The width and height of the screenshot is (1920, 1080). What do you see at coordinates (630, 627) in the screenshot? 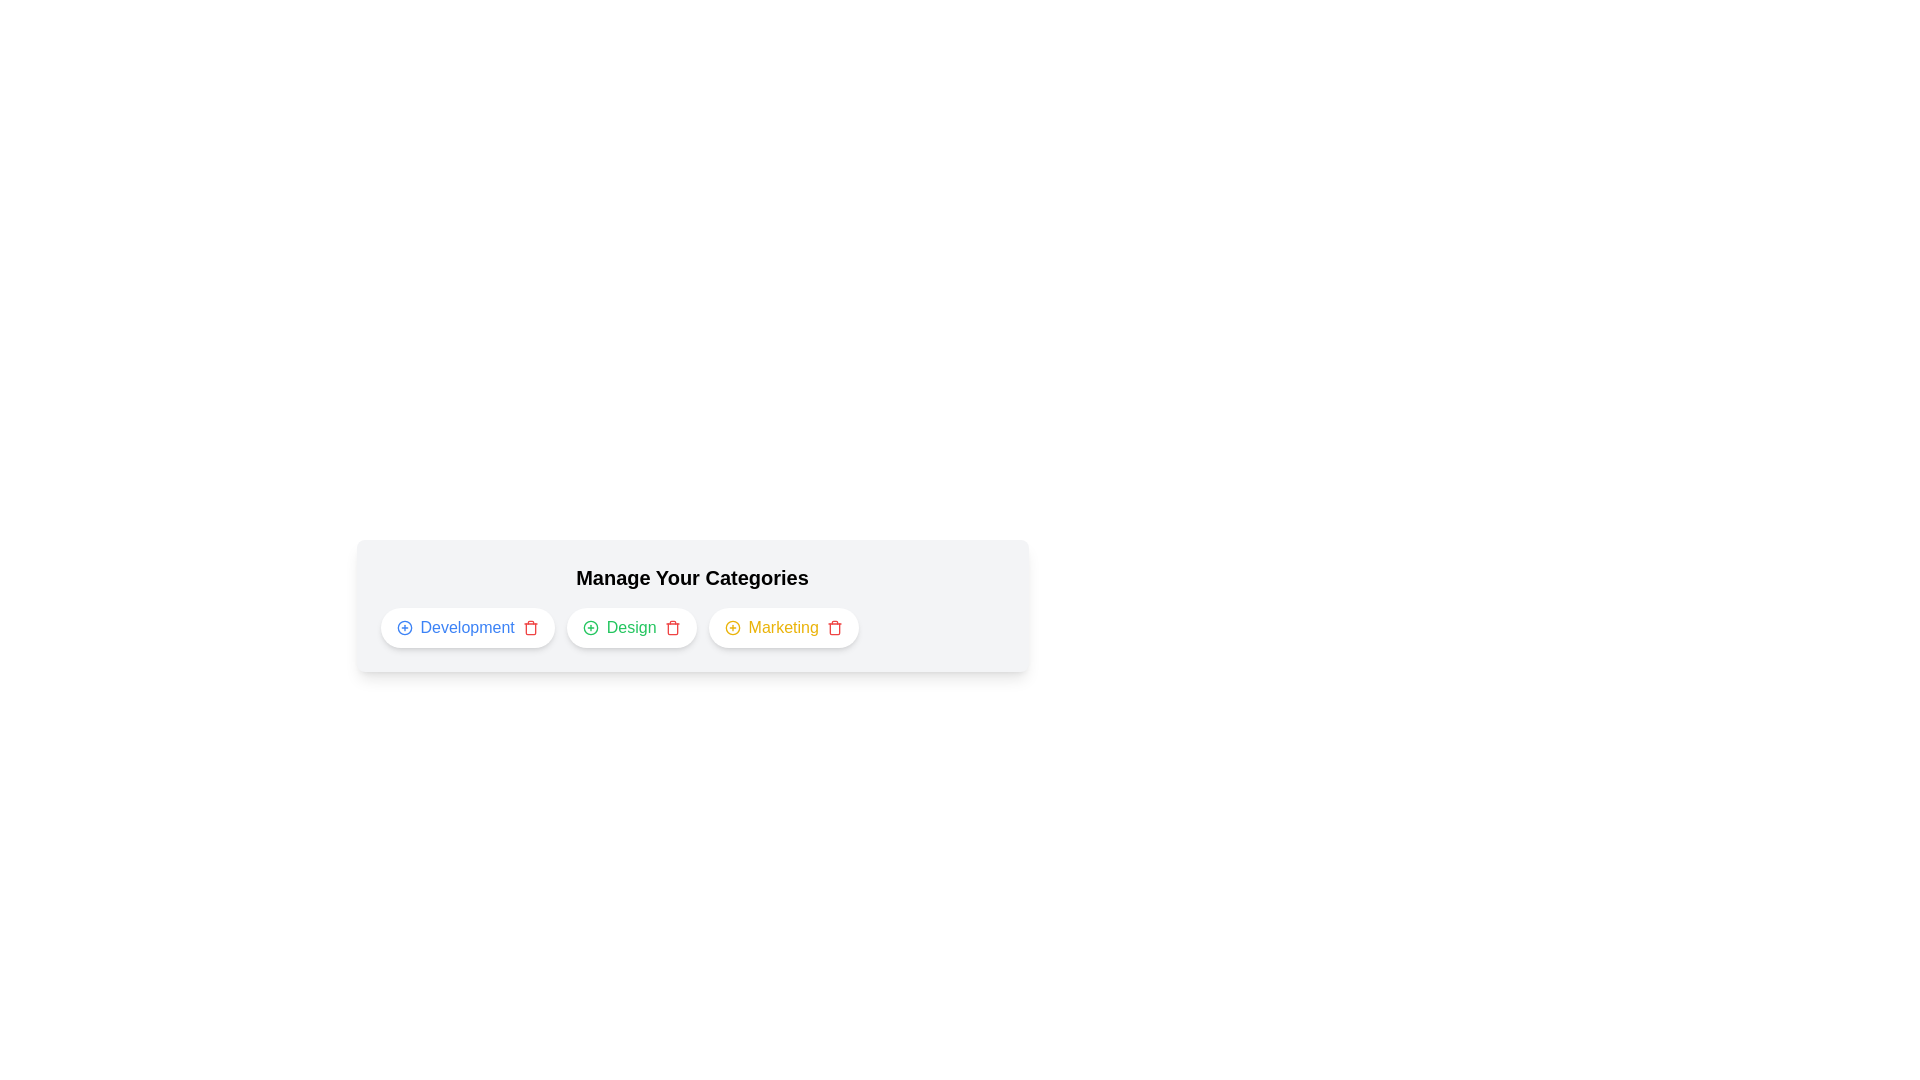
I see `the category Design to highlight it` at bounding box center [630, 627].